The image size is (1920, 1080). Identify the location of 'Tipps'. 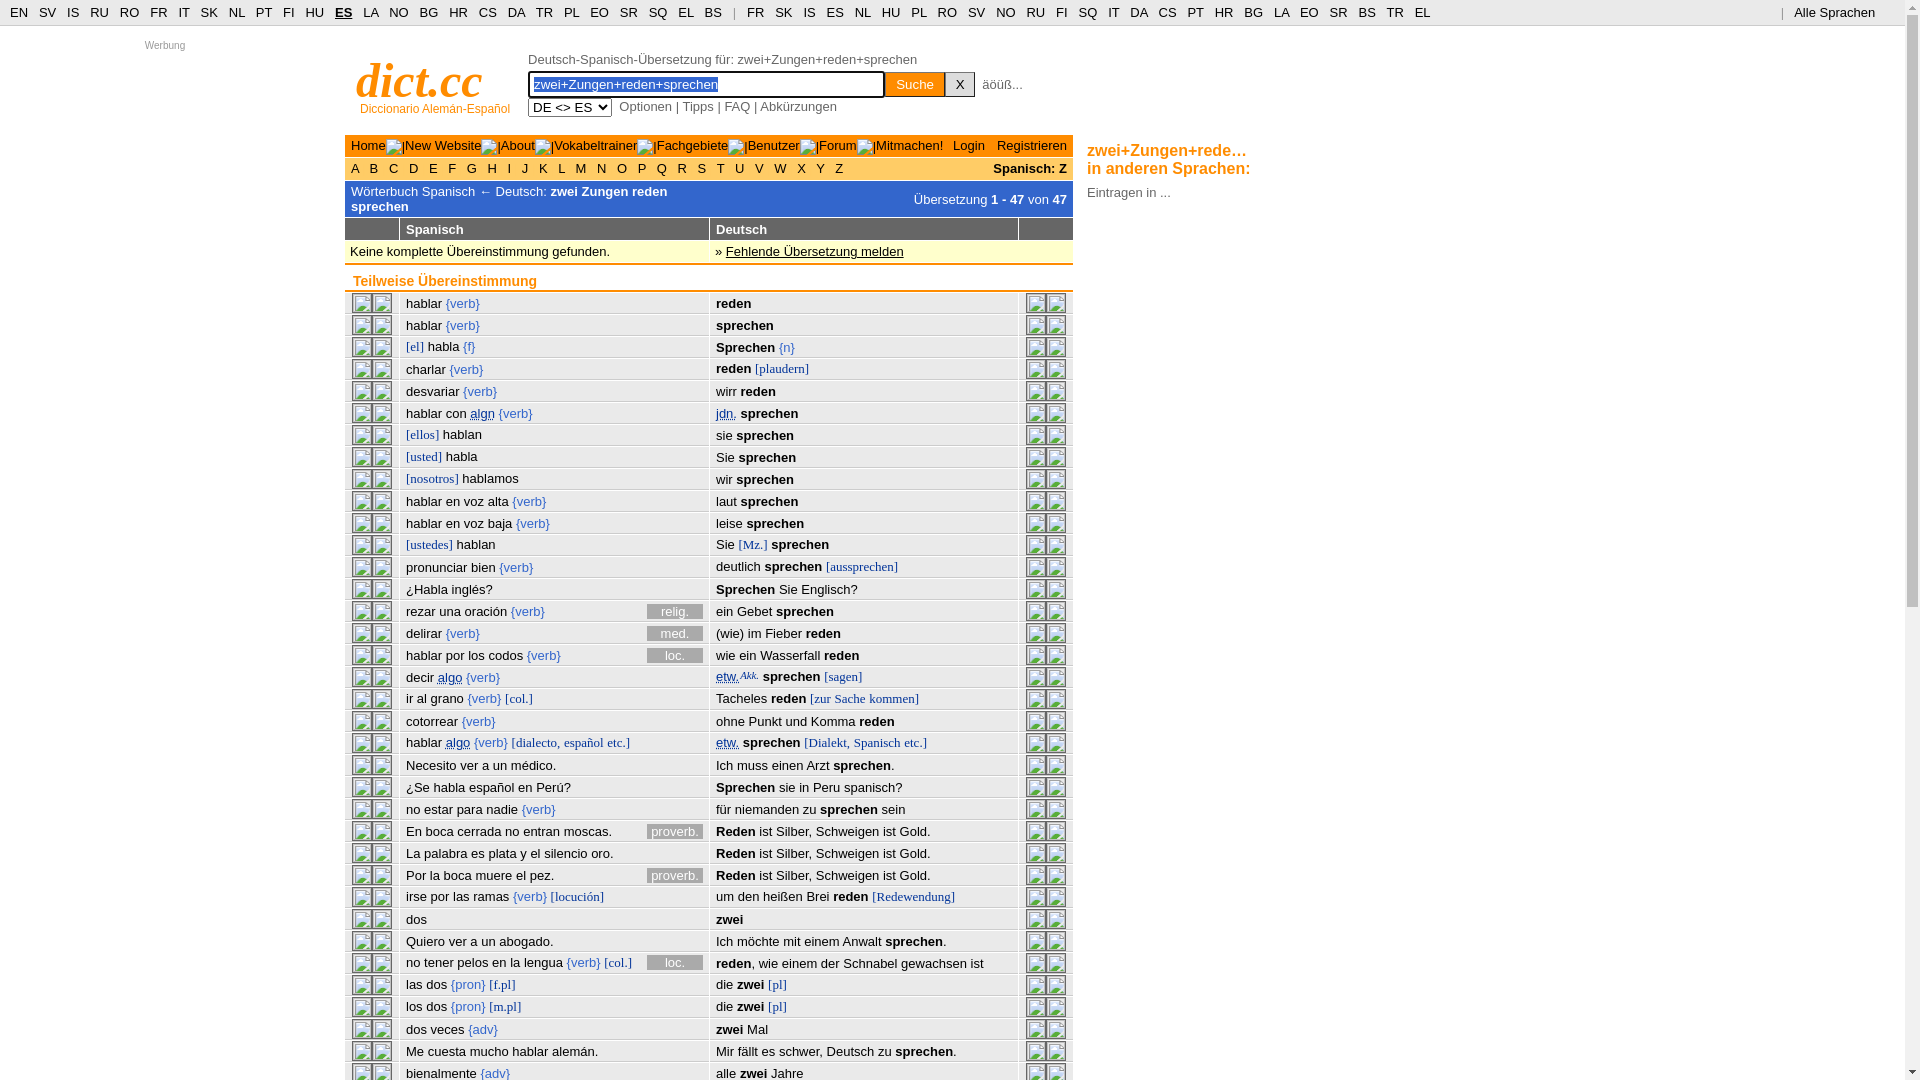
(697, 106).